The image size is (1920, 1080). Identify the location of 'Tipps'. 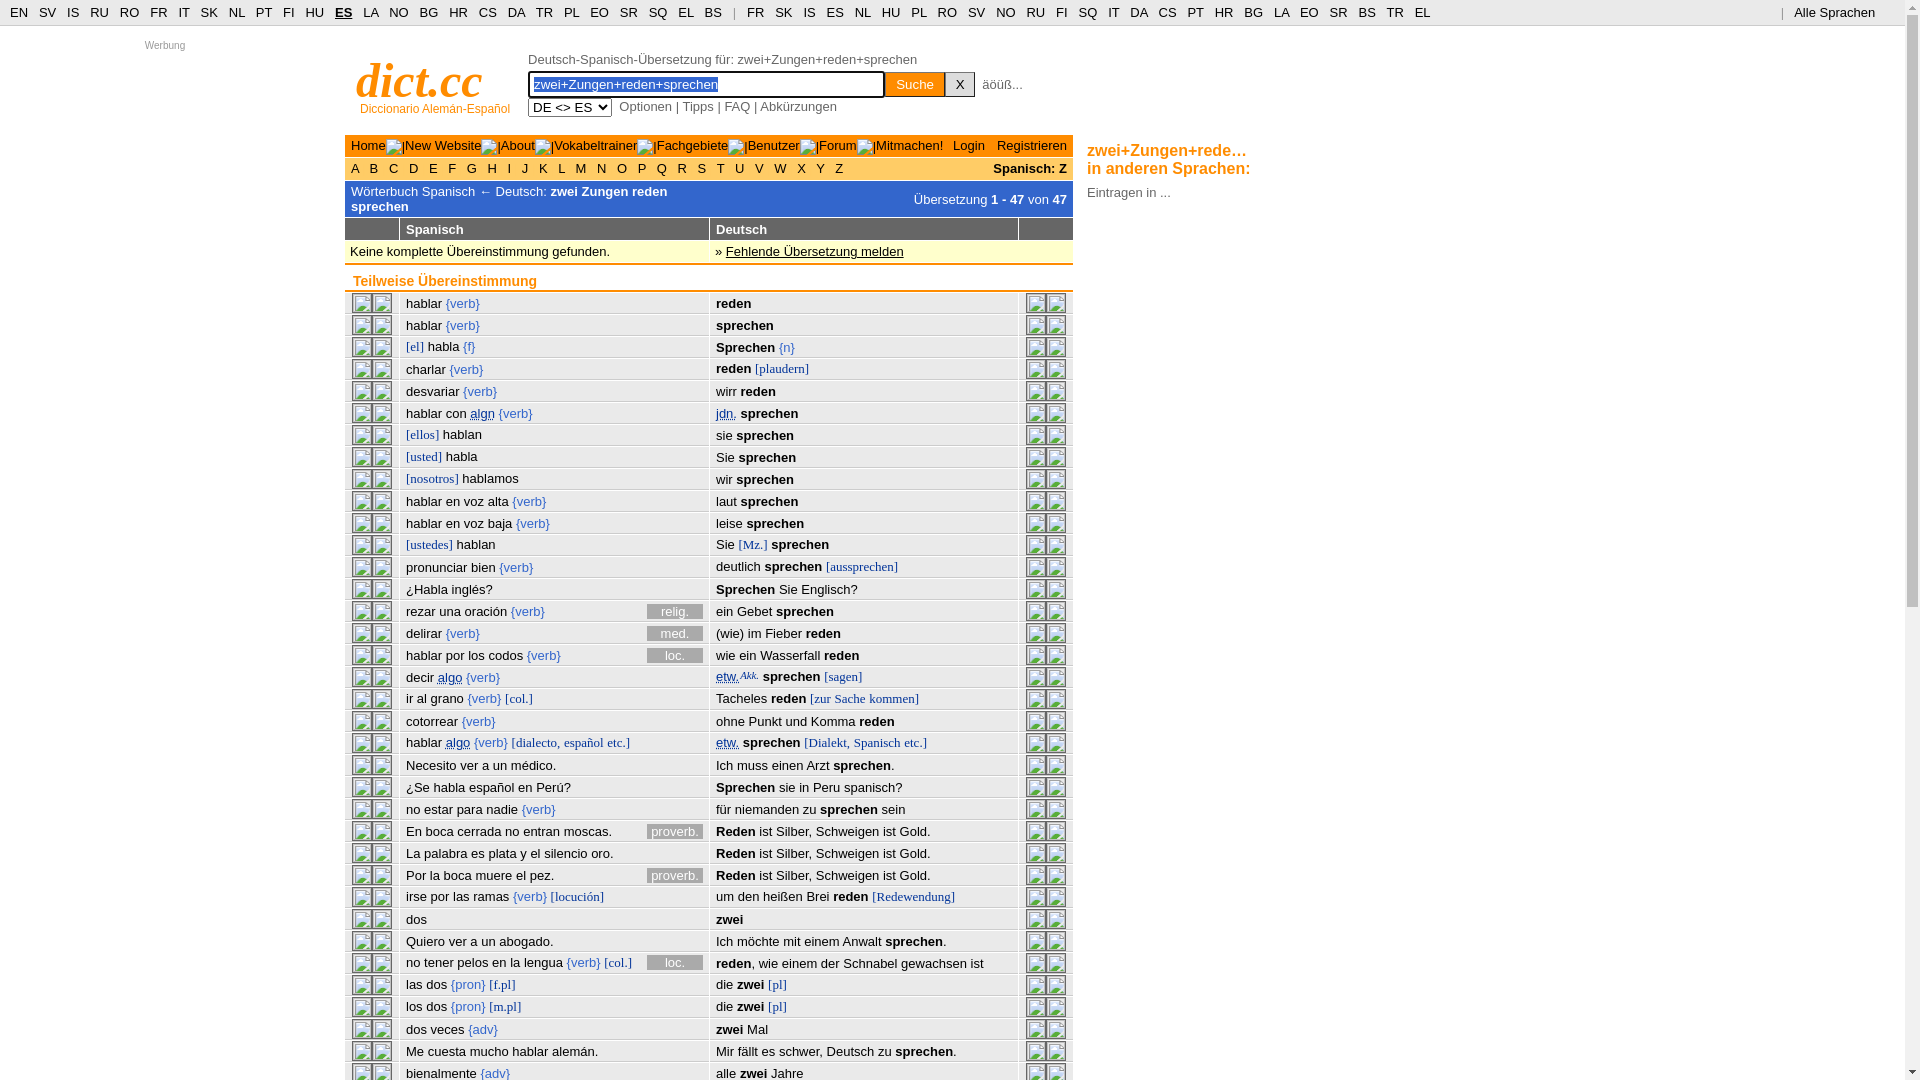
(697, 106).